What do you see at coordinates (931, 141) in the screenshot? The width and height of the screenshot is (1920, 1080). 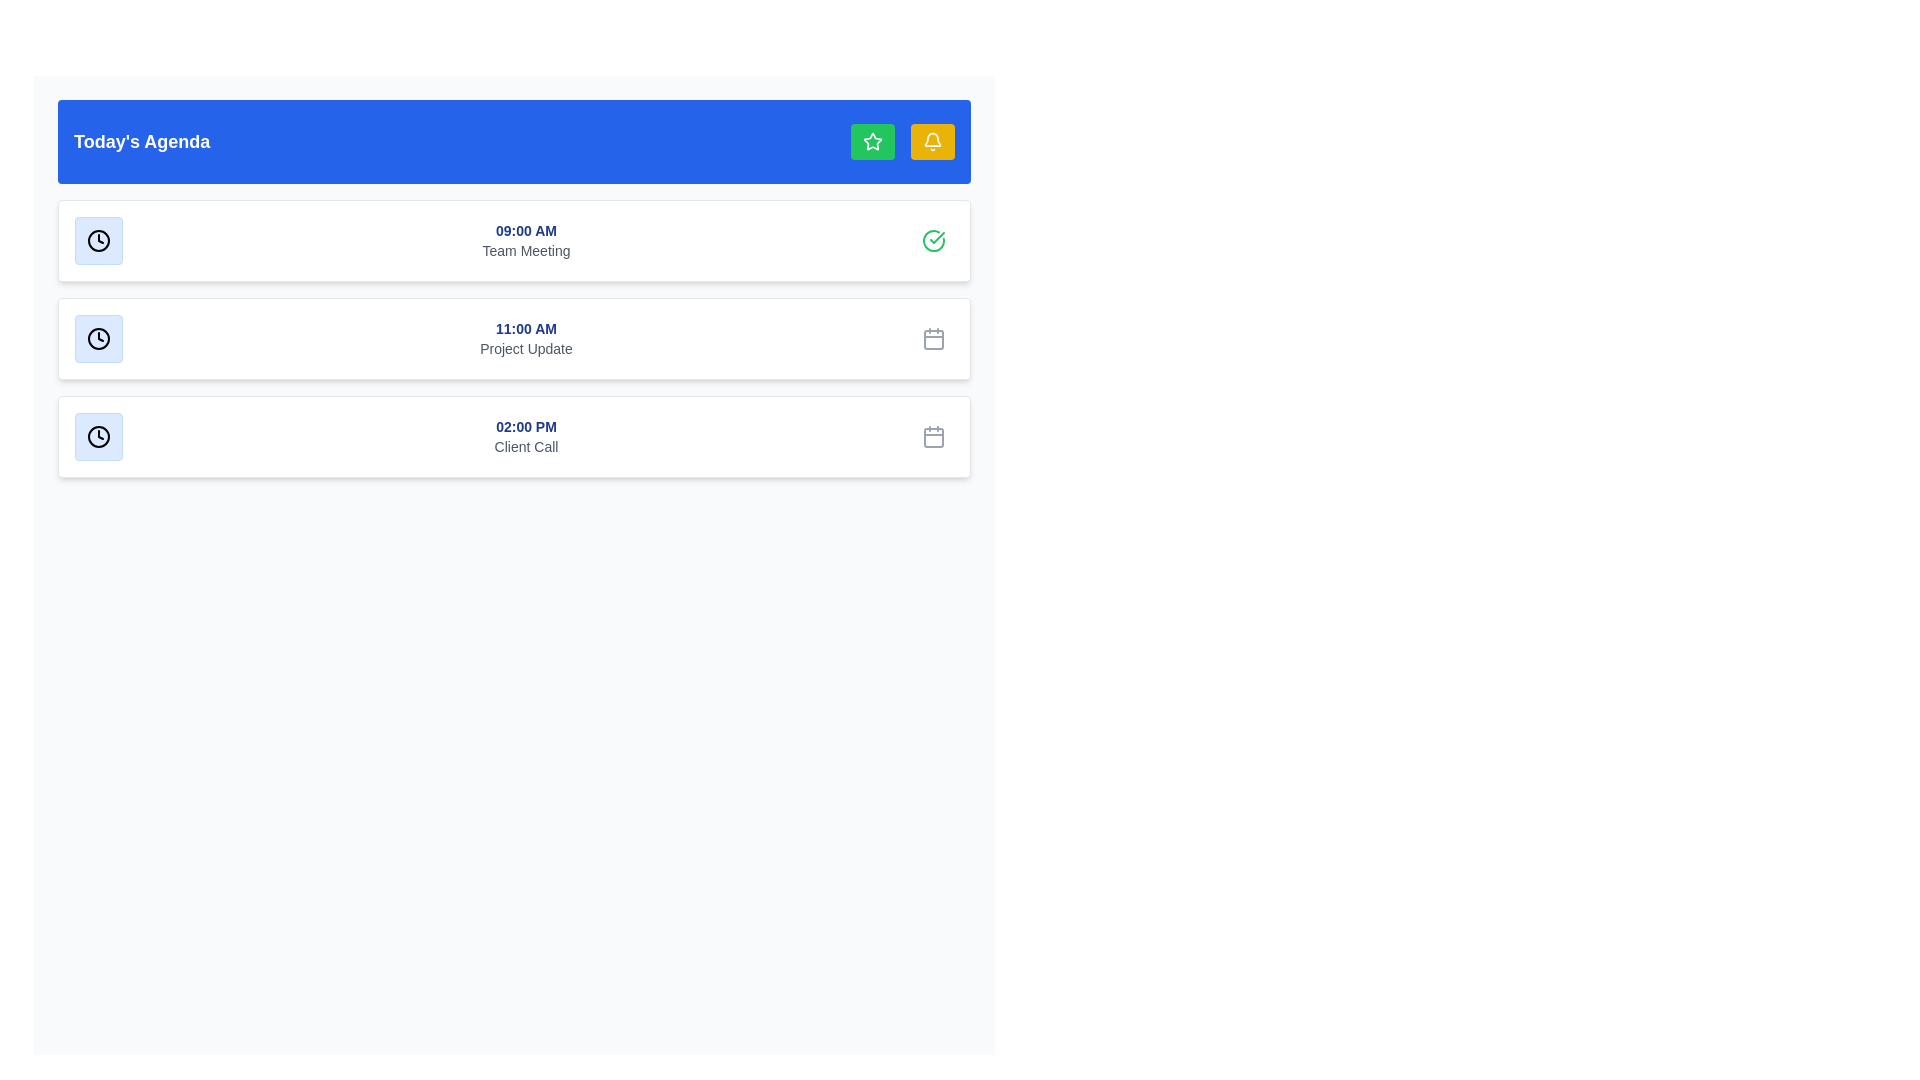 I see `the notification indicator button located in the top right corner of the application interface` at bounding box center [931, 141].